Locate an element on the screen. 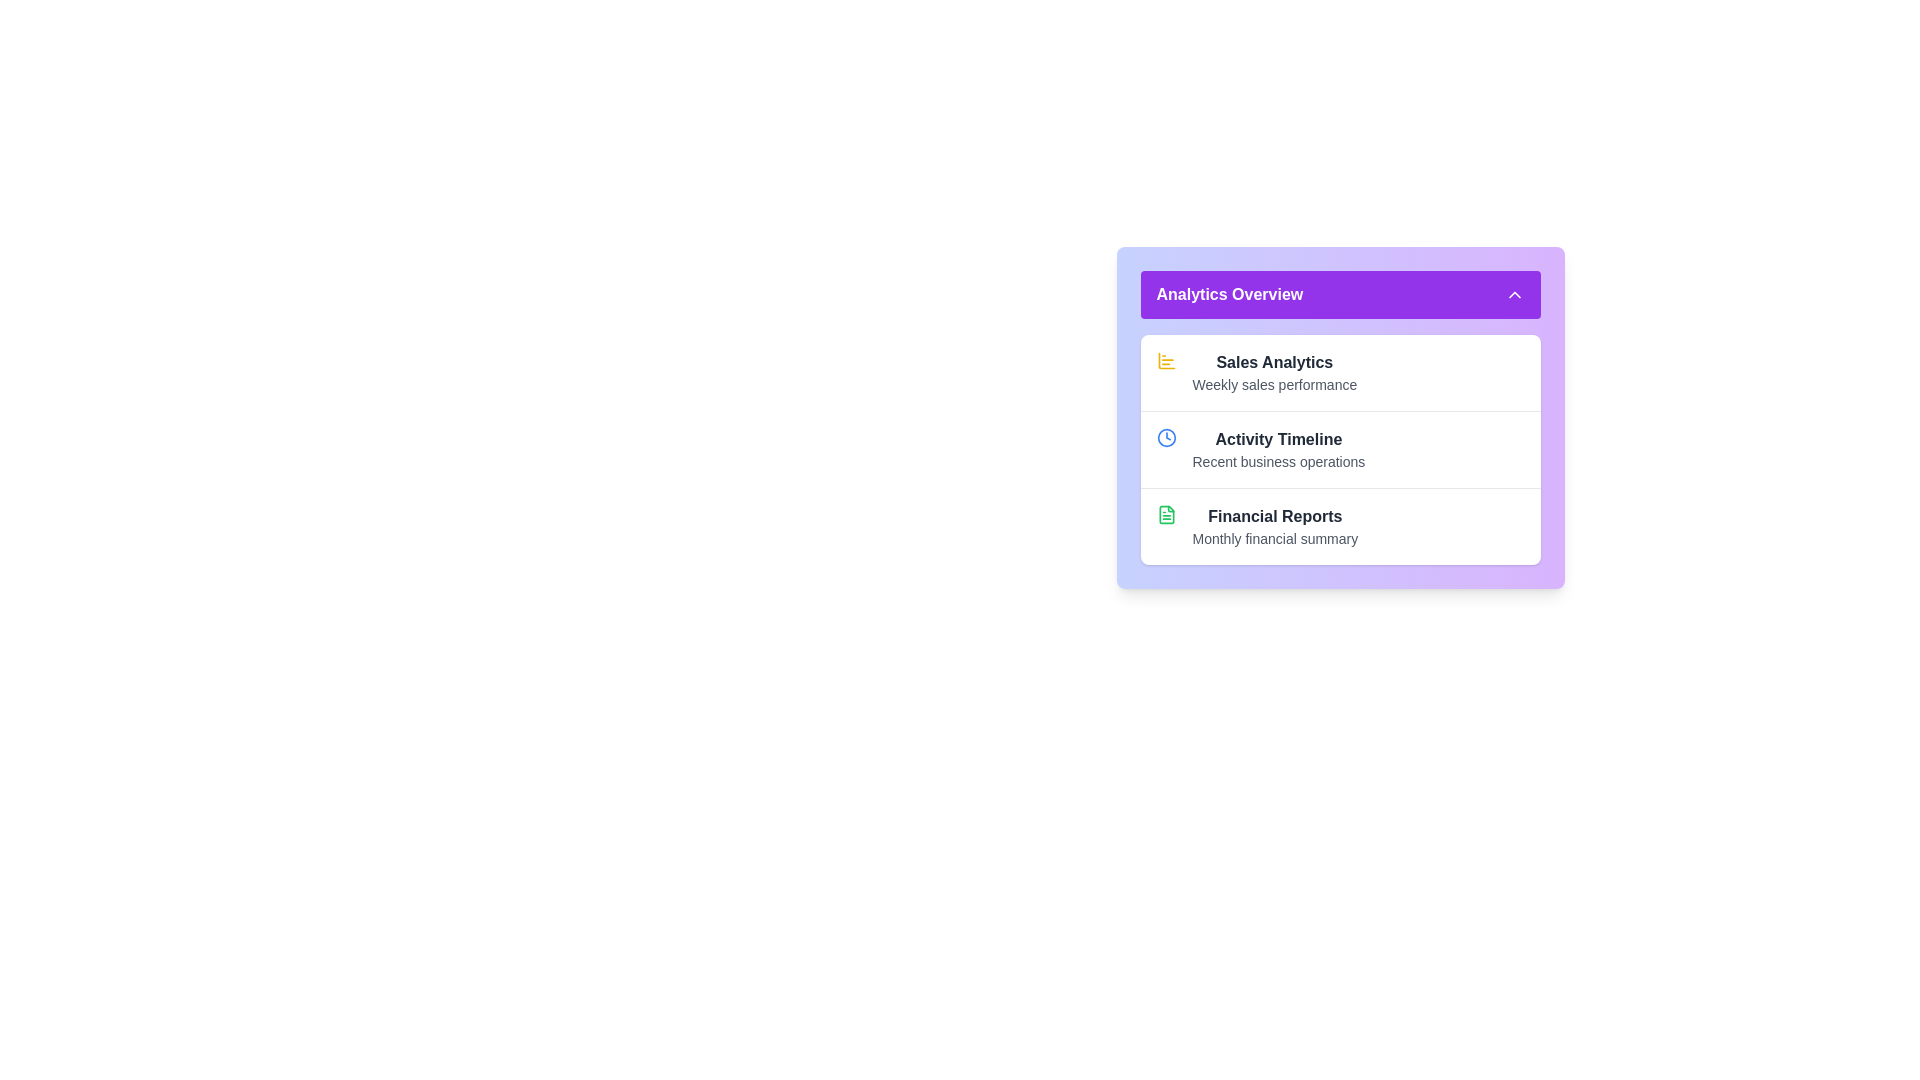  the first icon in the 'Sales Analytics' section, located to the left of the 'Sales Analytics' label and above the 'Weekly sales performance' subtext is located at coordinates (1166, 373).